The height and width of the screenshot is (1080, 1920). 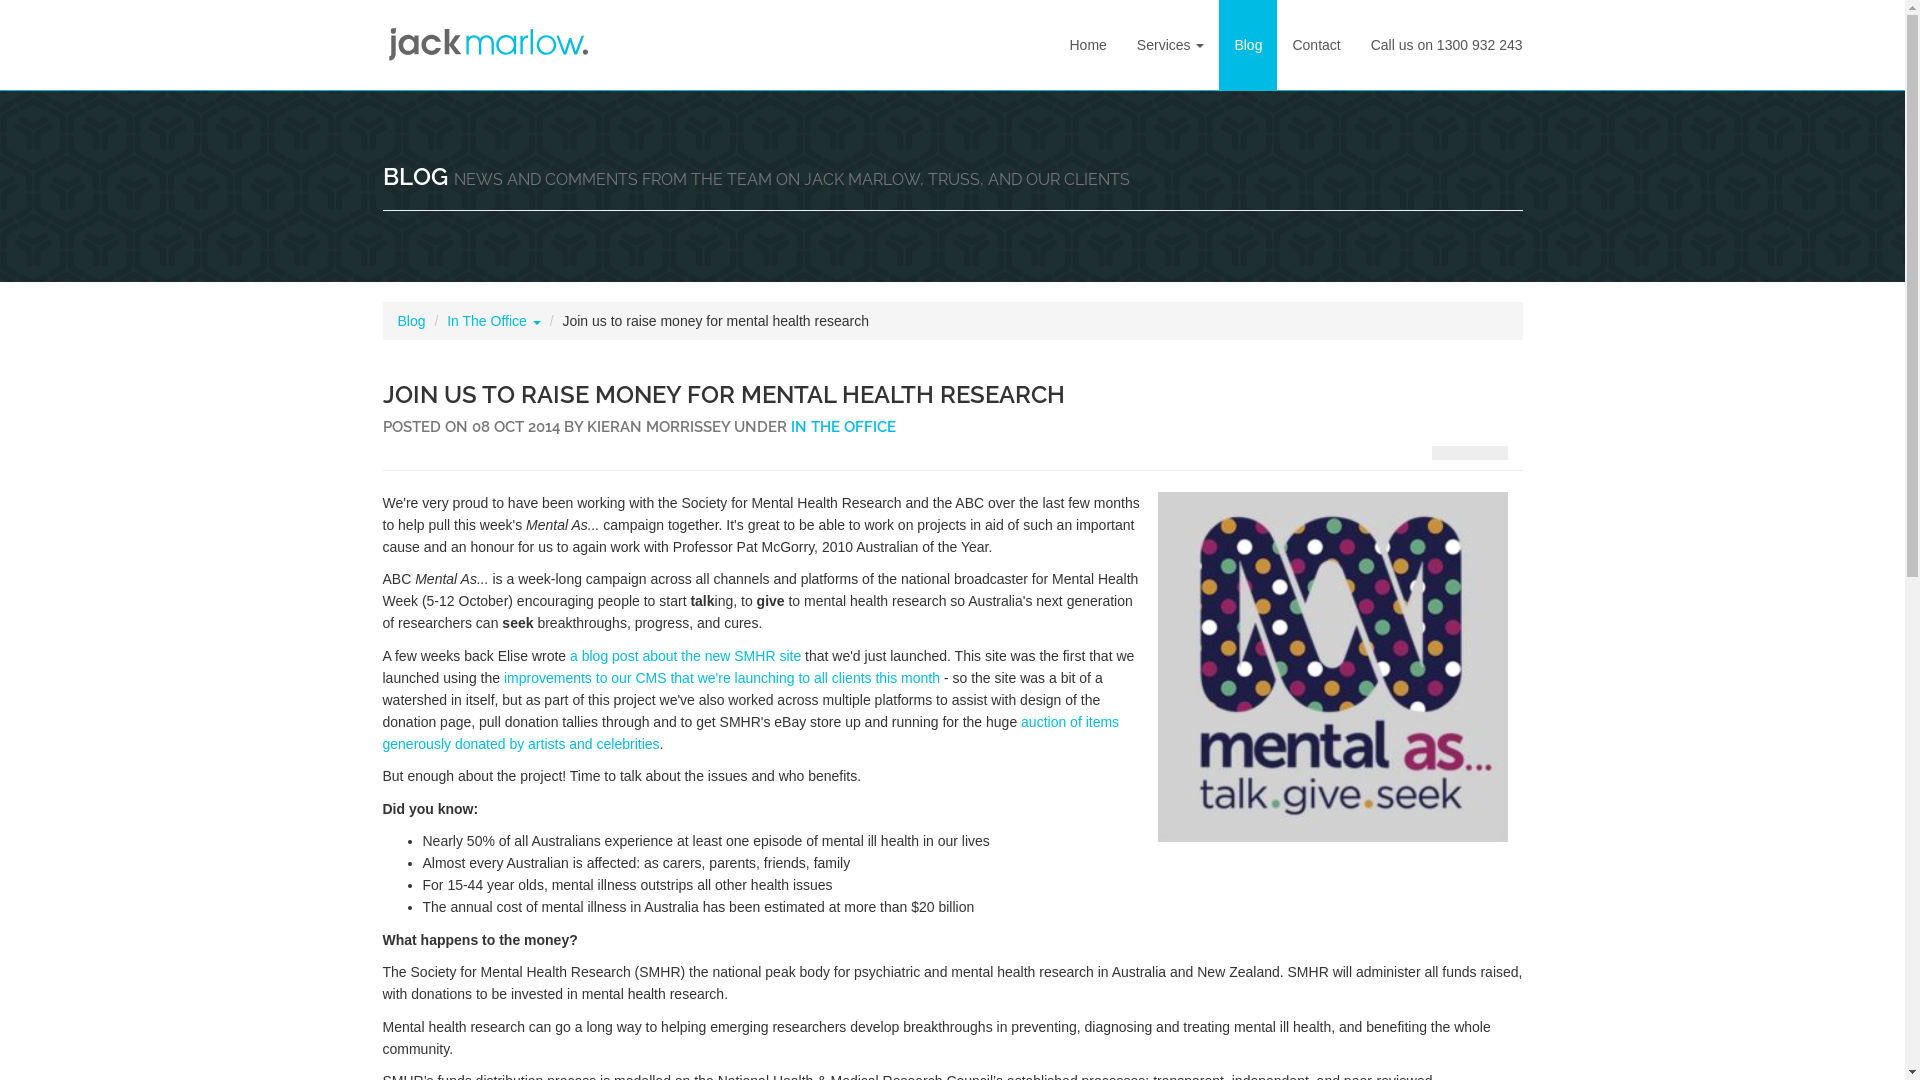 I want to click on 'Services', so click(x=1171, y=45).